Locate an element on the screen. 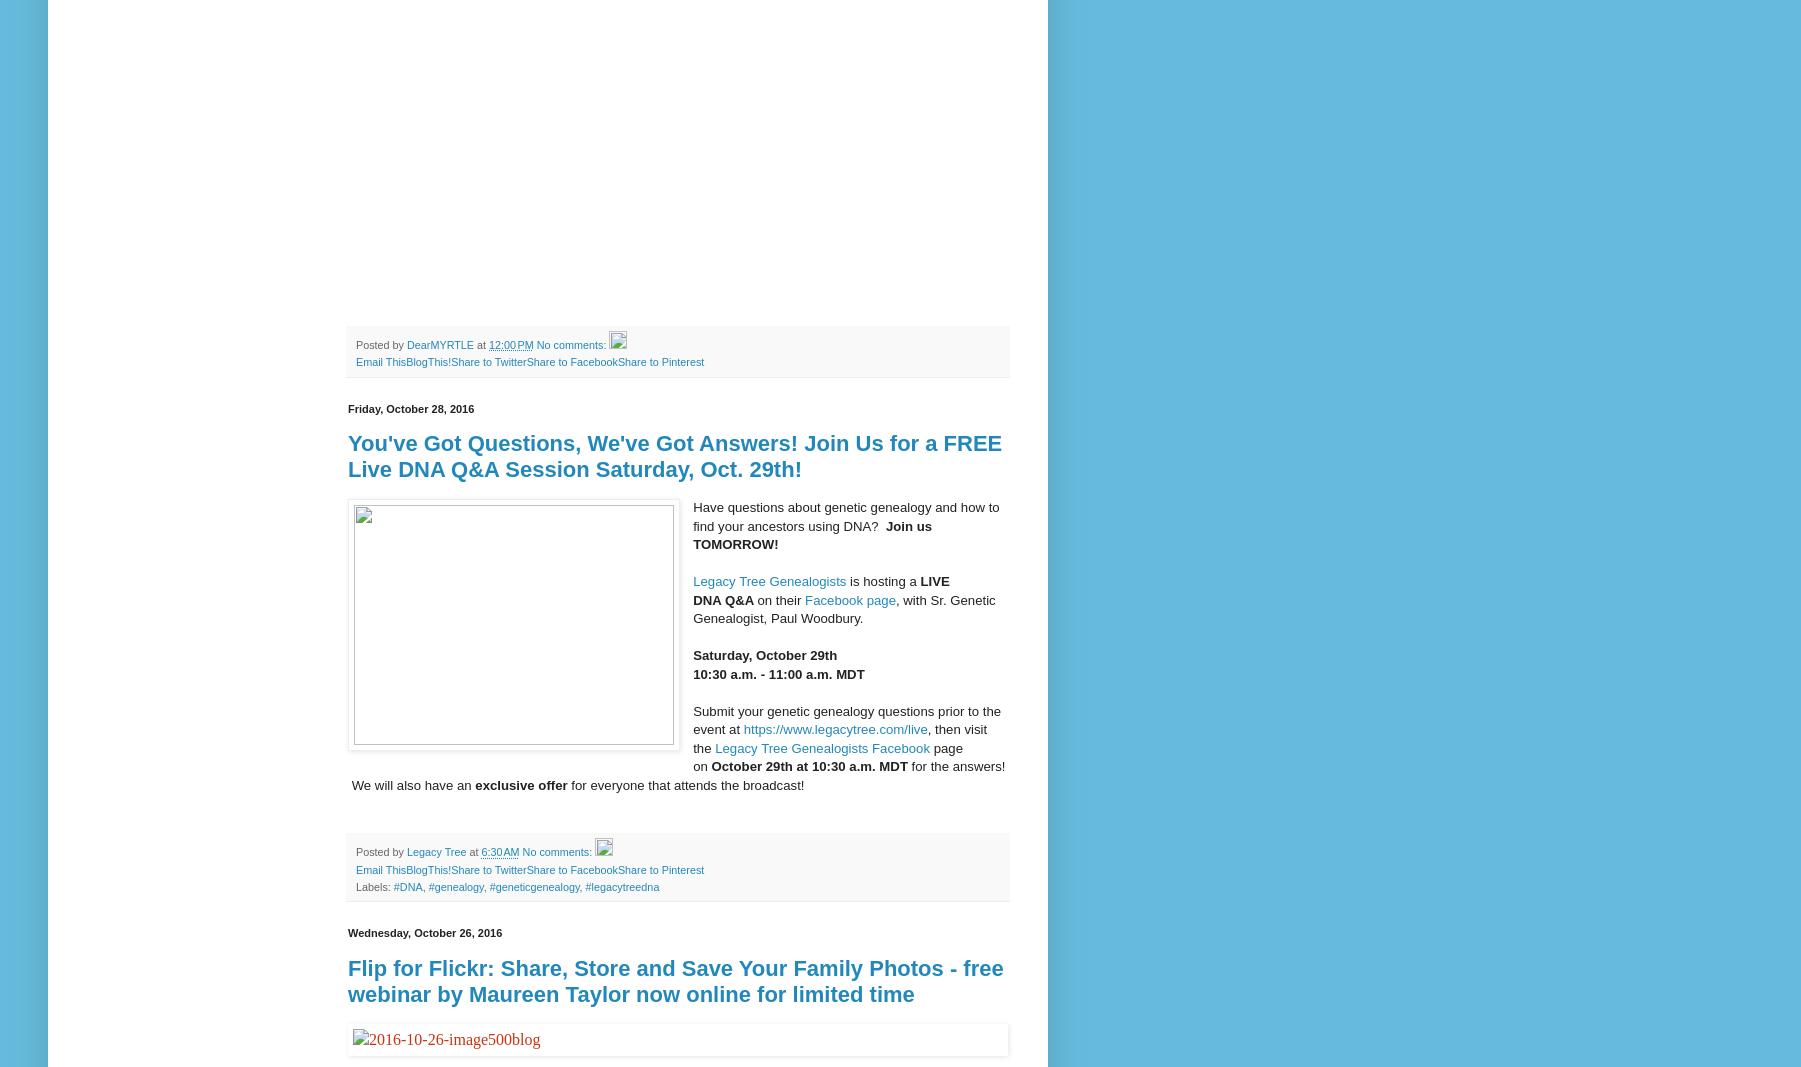  'Wednesday, October 26, 2016' is located at coordinates (424, 932).